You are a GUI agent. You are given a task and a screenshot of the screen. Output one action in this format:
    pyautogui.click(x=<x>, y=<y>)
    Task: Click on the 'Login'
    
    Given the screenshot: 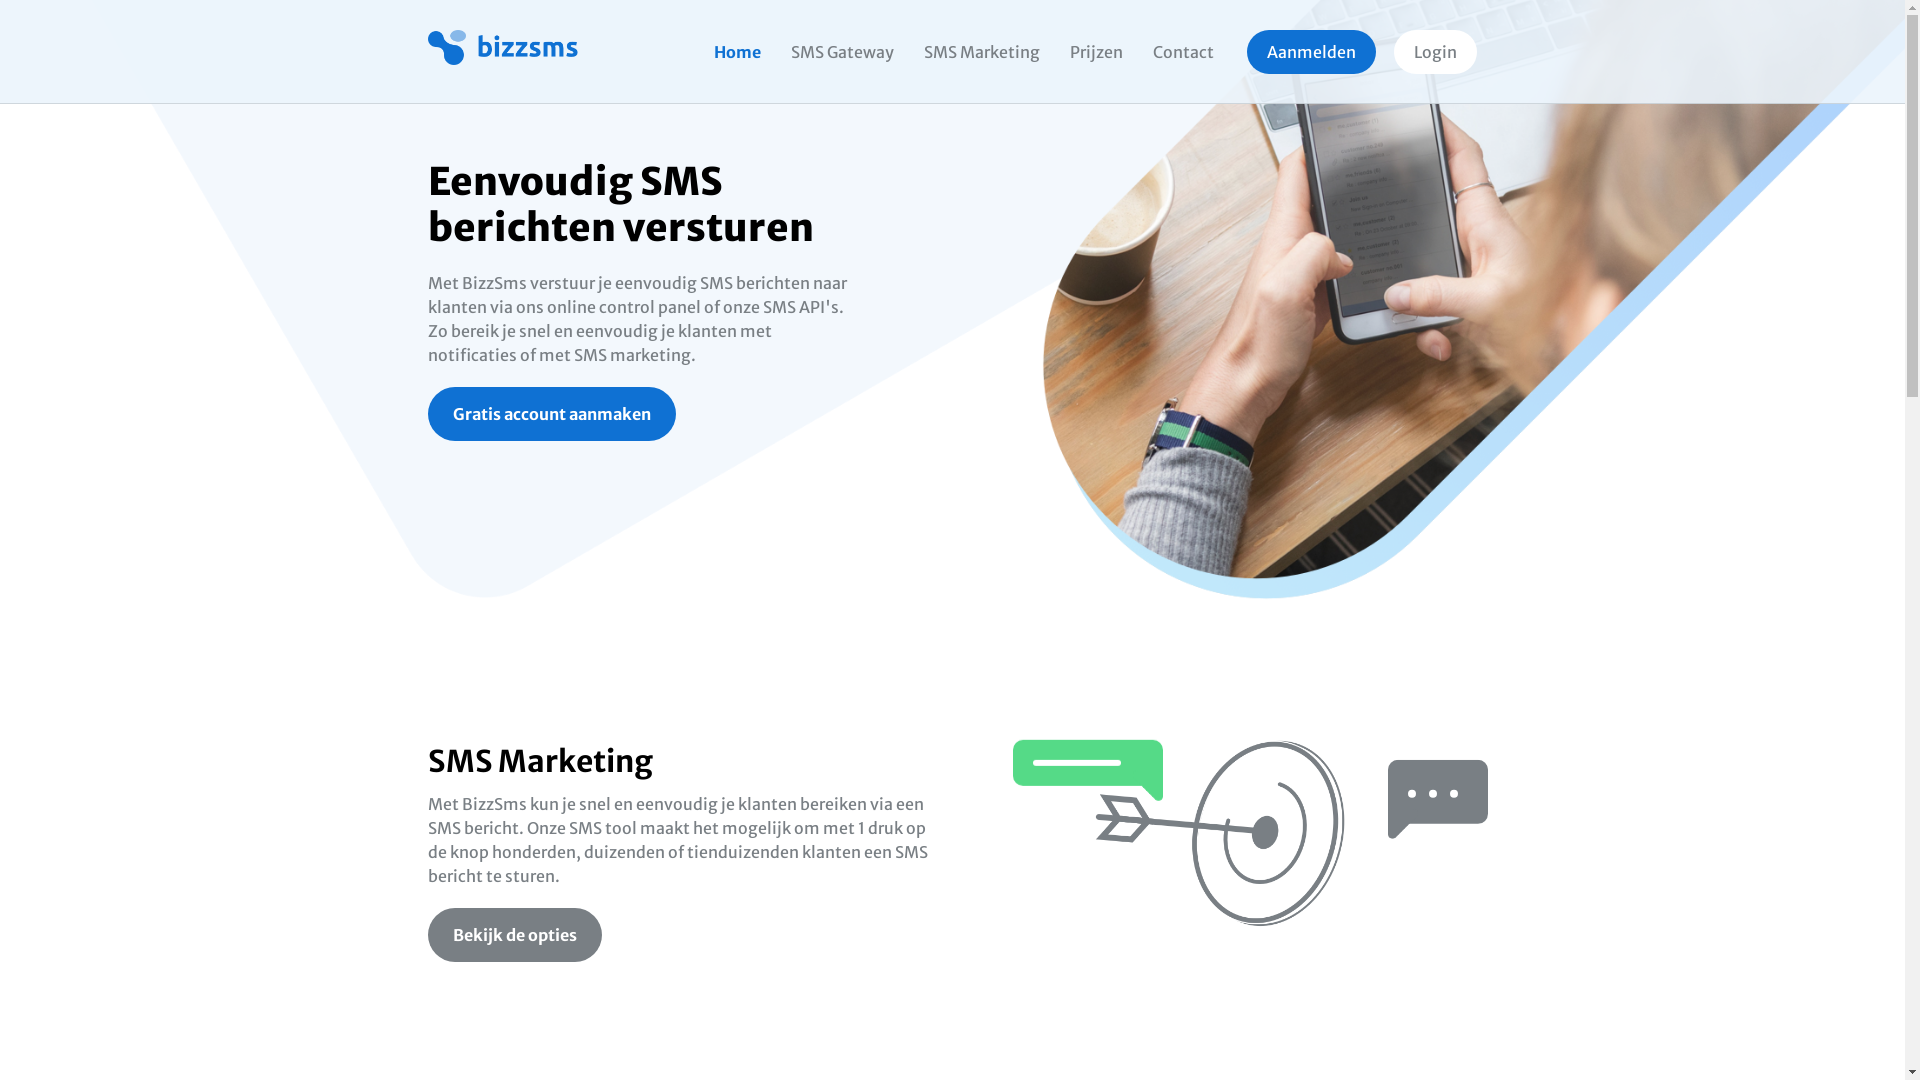 What is the action you would take?
    pyautogui.click(x=1434, y=50)
    